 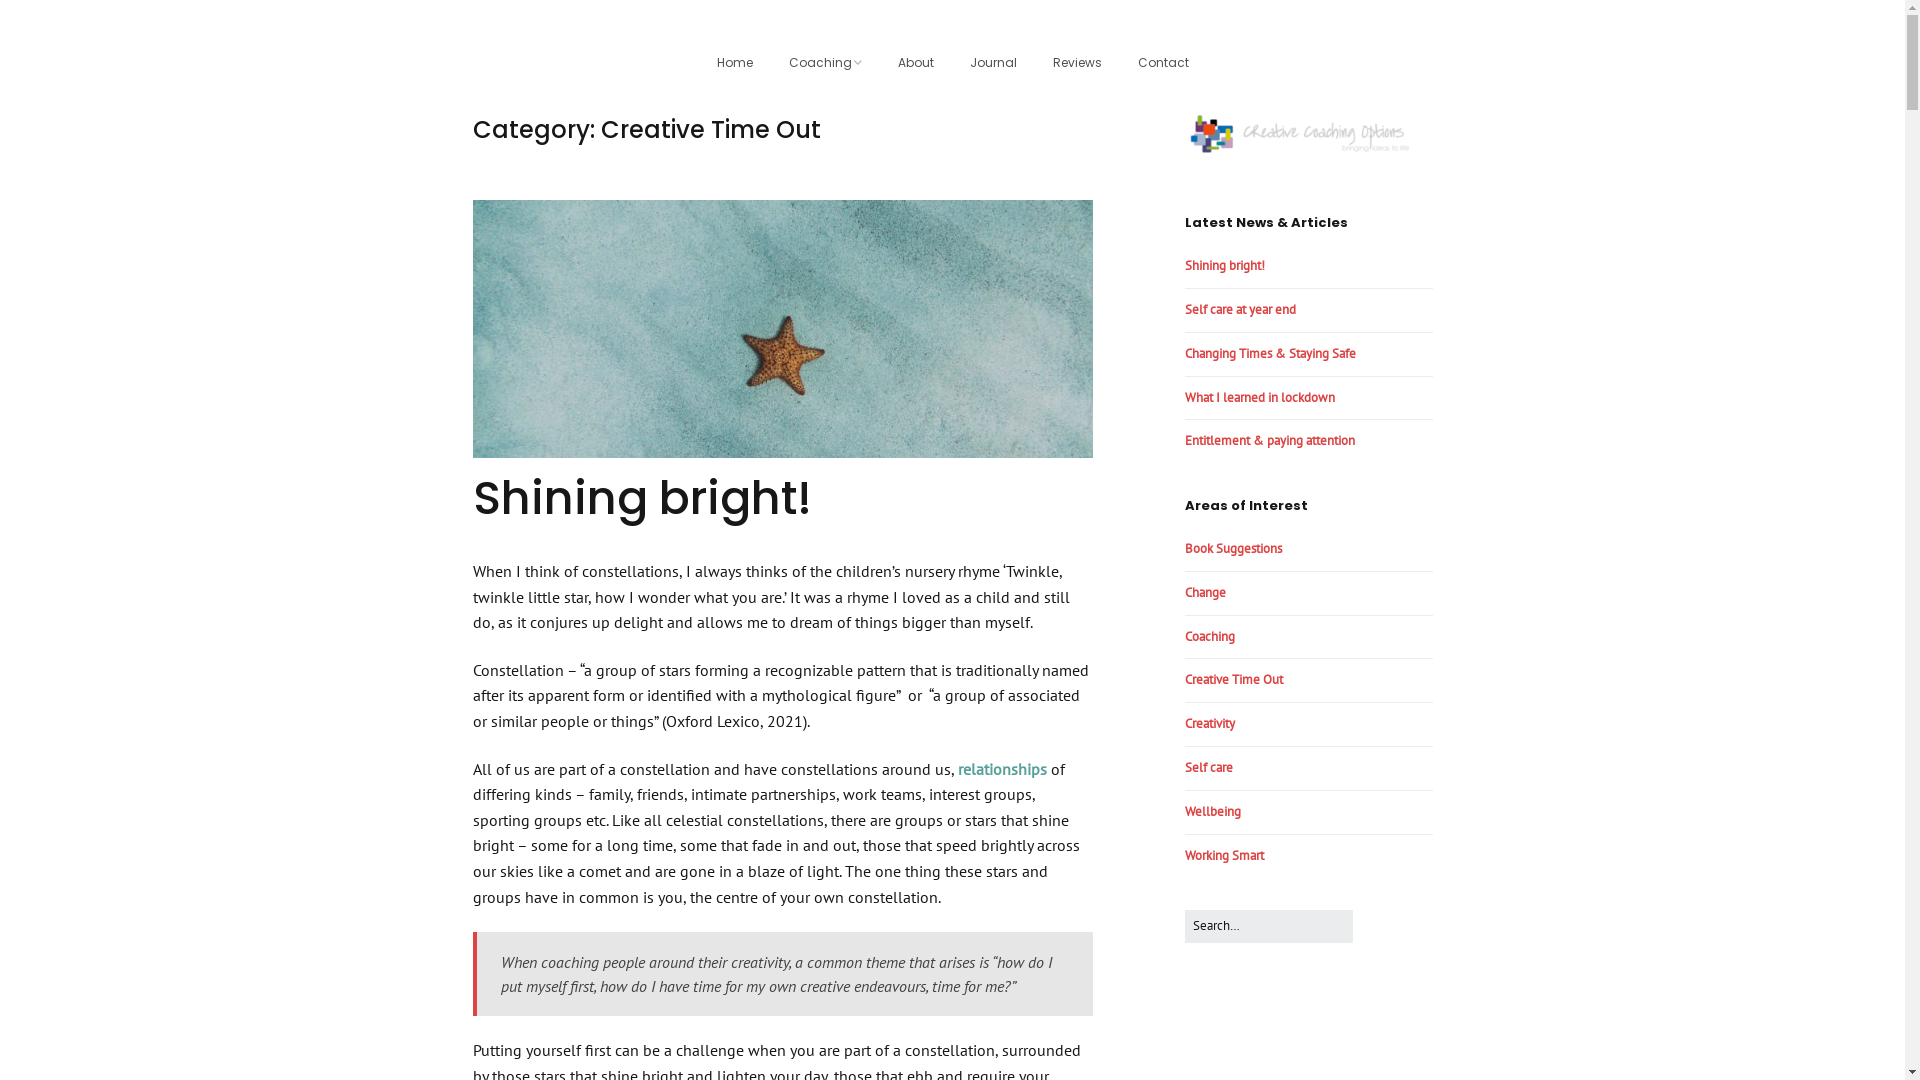 I want to click on 'About', so click(x=915, y=62).